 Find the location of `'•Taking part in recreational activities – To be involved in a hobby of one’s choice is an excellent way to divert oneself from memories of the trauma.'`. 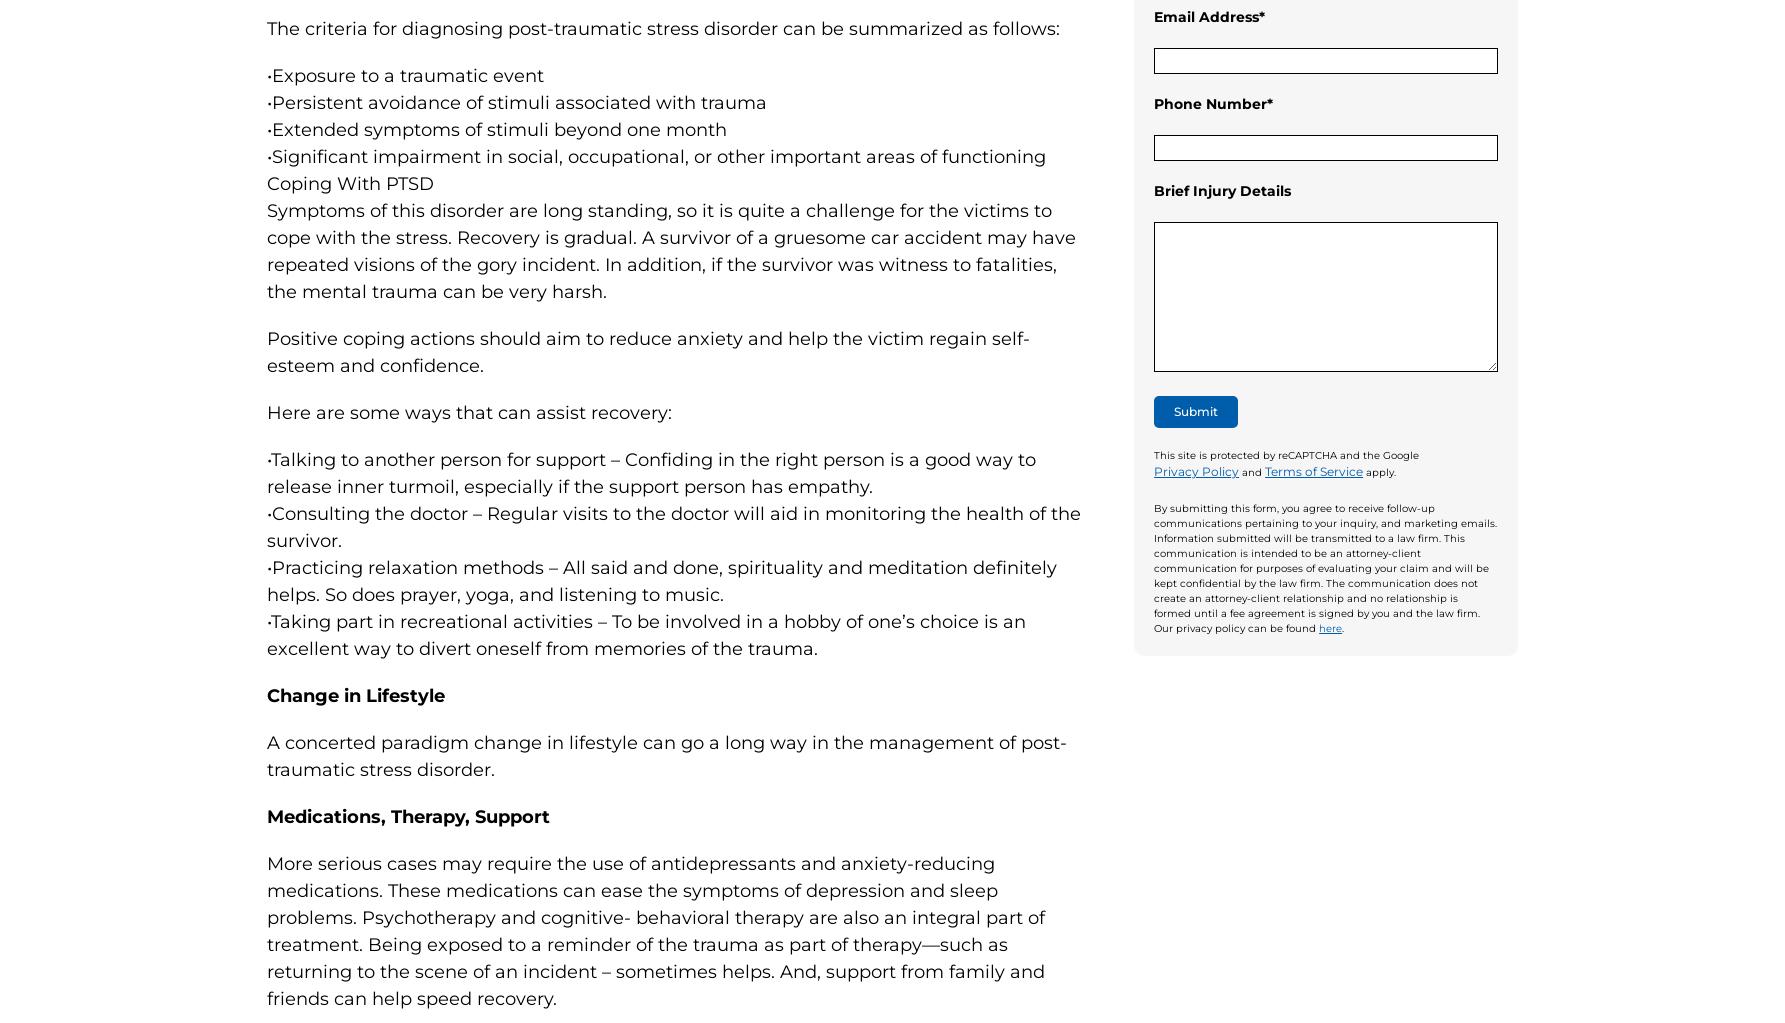

'•Taking part in recreational activities – To be involved in a hobby of one’s choice is an excellent way to divert oneself from memories of the trauma.' is located at coordinates (645, 634).